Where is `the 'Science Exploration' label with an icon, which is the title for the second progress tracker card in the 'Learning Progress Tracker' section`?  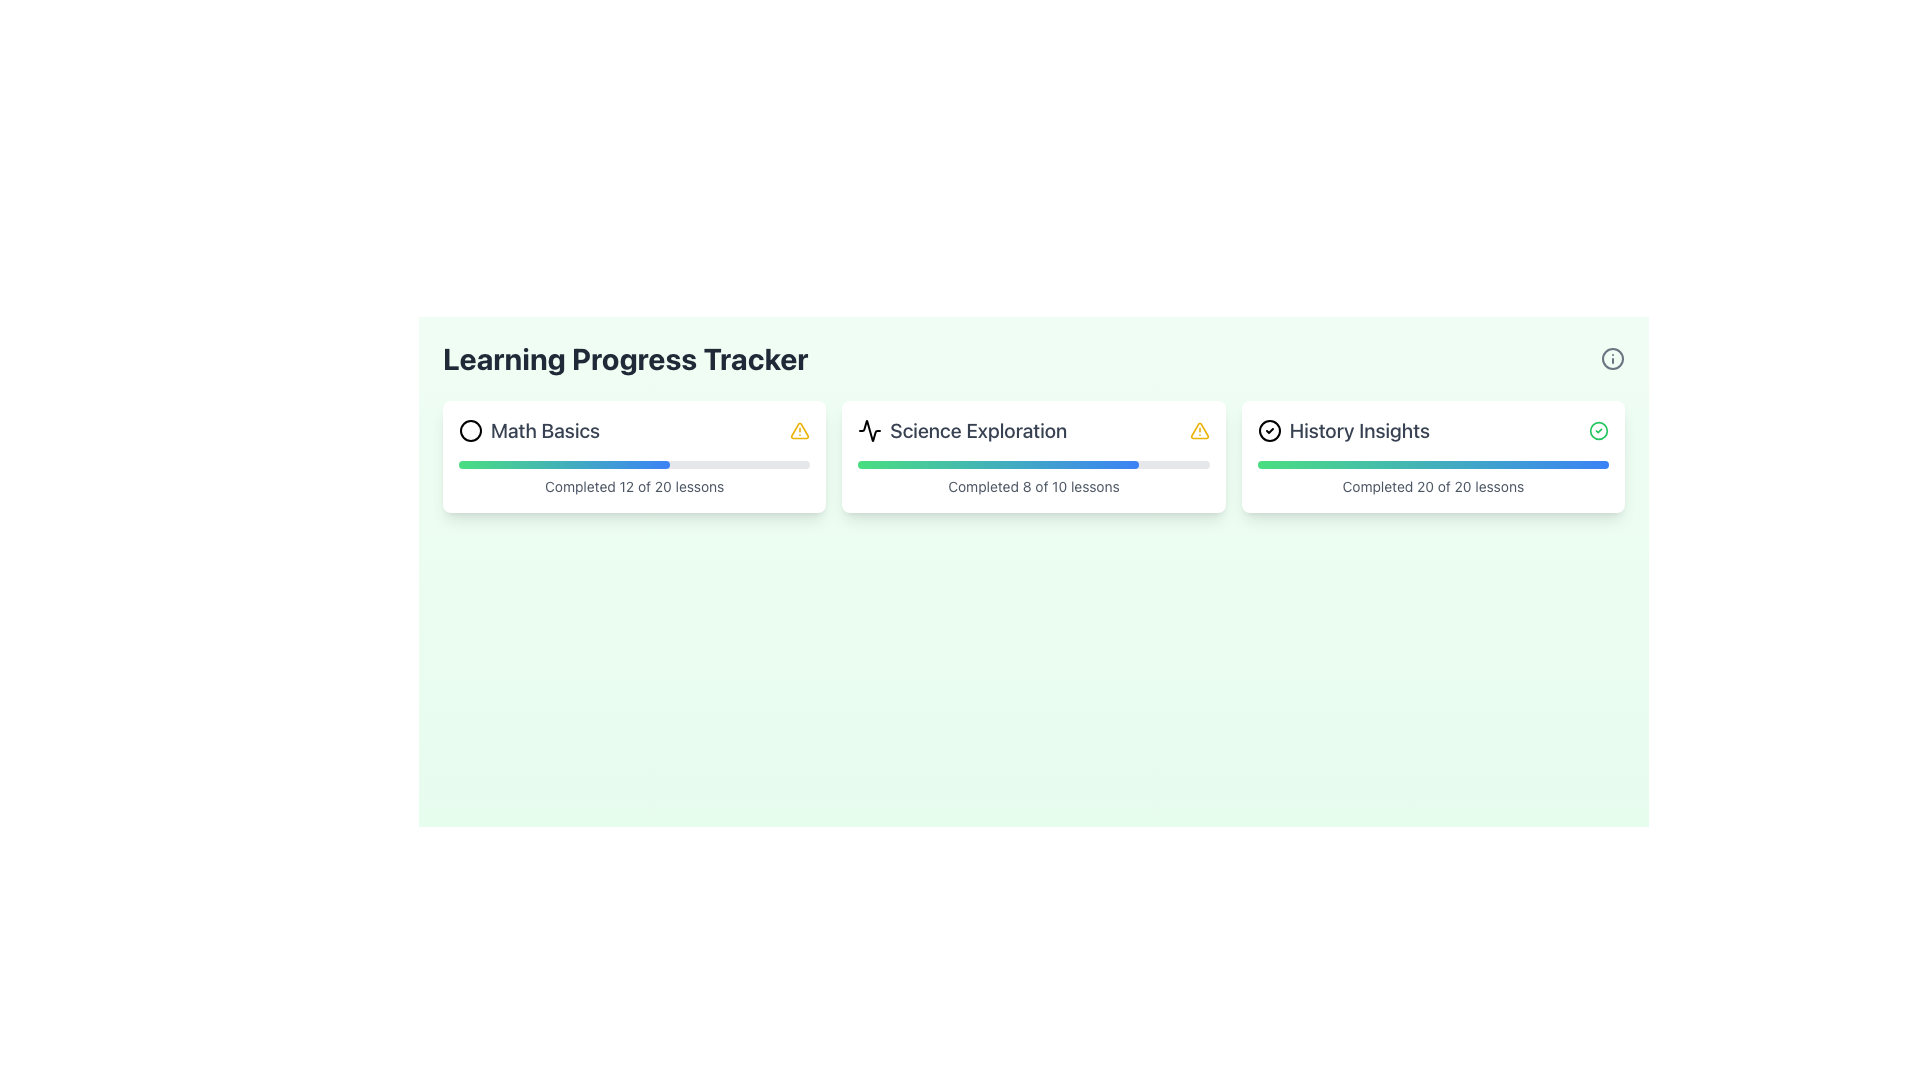 the 'Science Exploration' label with an icon, which is the title for the second progress tracker card in the 'Learning Progress Tracker' section is located at coordinates (962, 430).